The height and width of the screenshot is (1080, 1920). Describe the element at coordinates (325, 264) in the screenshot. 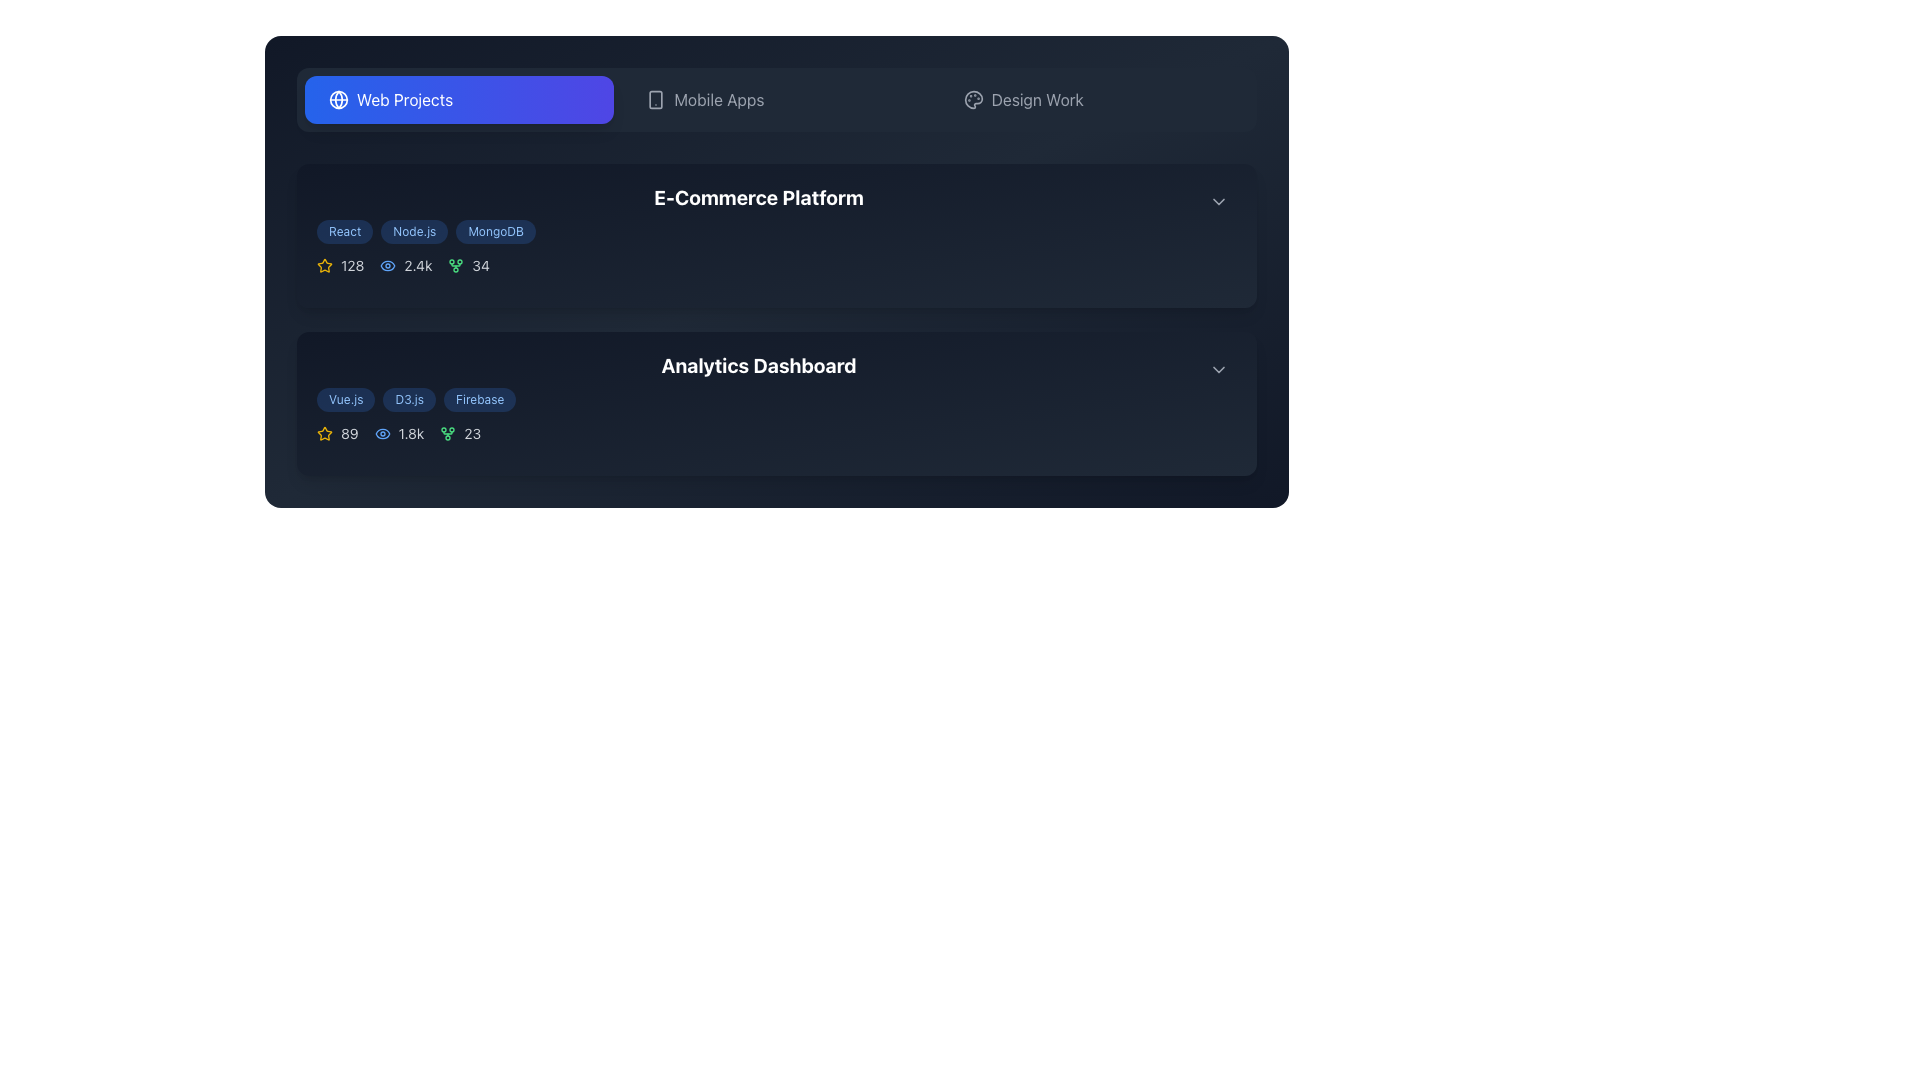

I see `the bright yellow star-shaped icon that indicates a rating or status within the 'Analytics Dashboard' section, positioned as the first visual icon in a row of statistics` at that location.